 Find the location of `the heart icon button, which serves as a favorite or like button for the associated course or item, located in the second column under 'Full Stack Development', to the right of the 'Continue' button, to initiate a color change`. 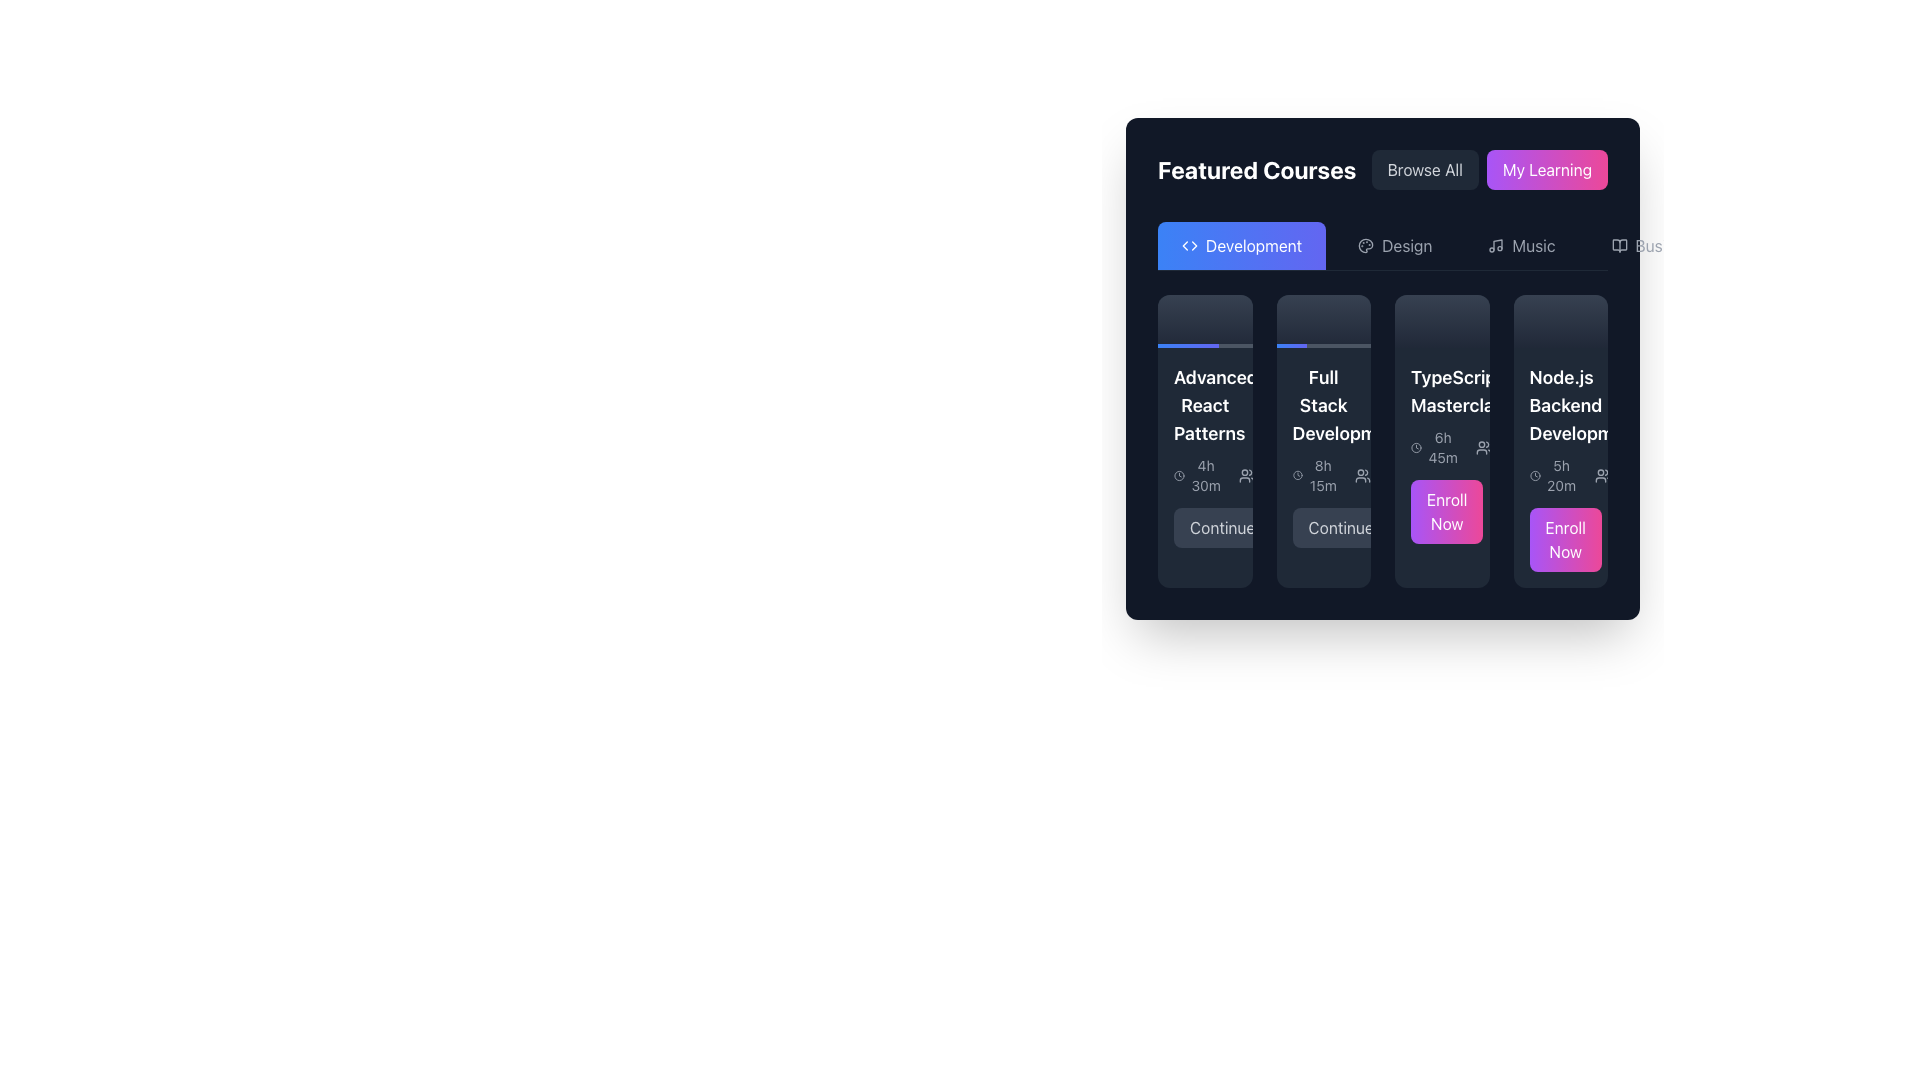

the heart icon button, which serves as a favorite or like button for the associated course or item, located in the second column under 'Full Stack Development', to the right of the 'Continue' button, to initiate a color change is located at coordinates (1289, 527).